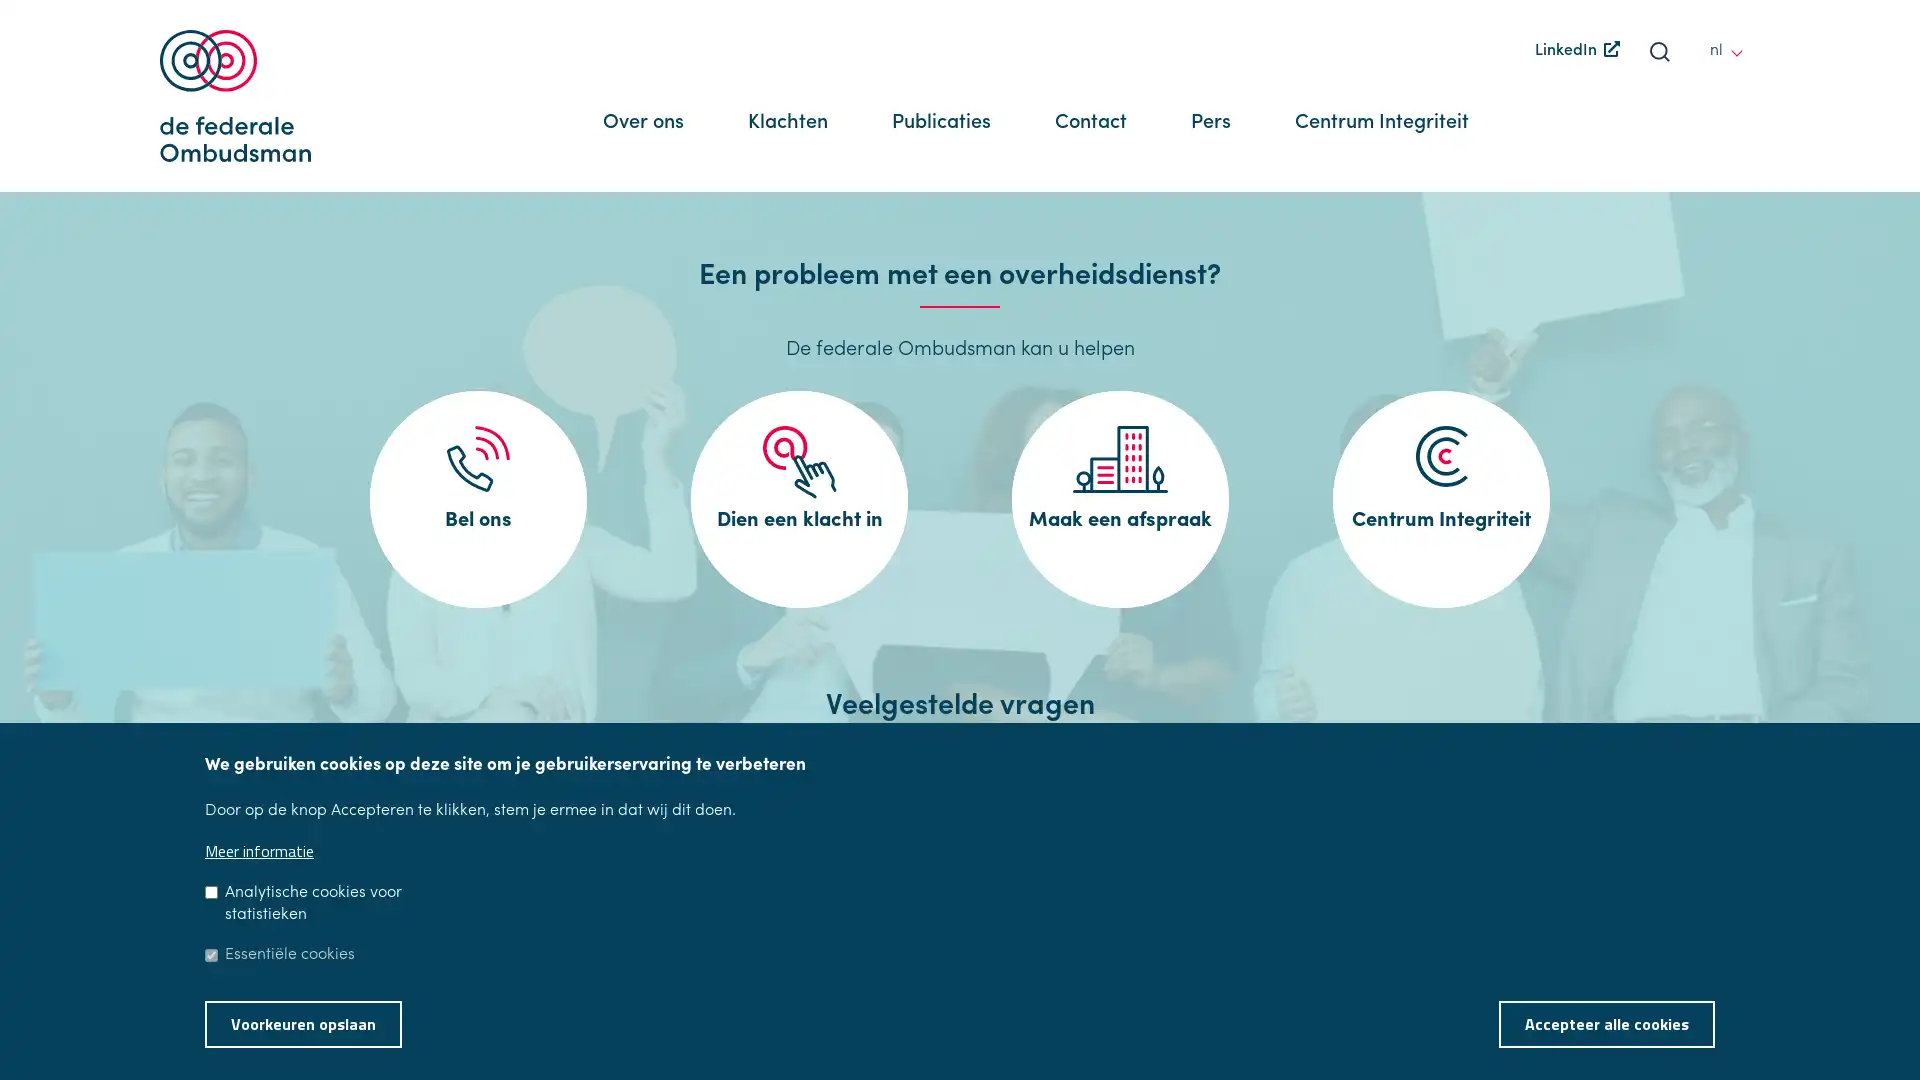 The width and height of the screenshot is (1920, 1080). I want to click on Toestemming intrekken, so click(1740, 1010).